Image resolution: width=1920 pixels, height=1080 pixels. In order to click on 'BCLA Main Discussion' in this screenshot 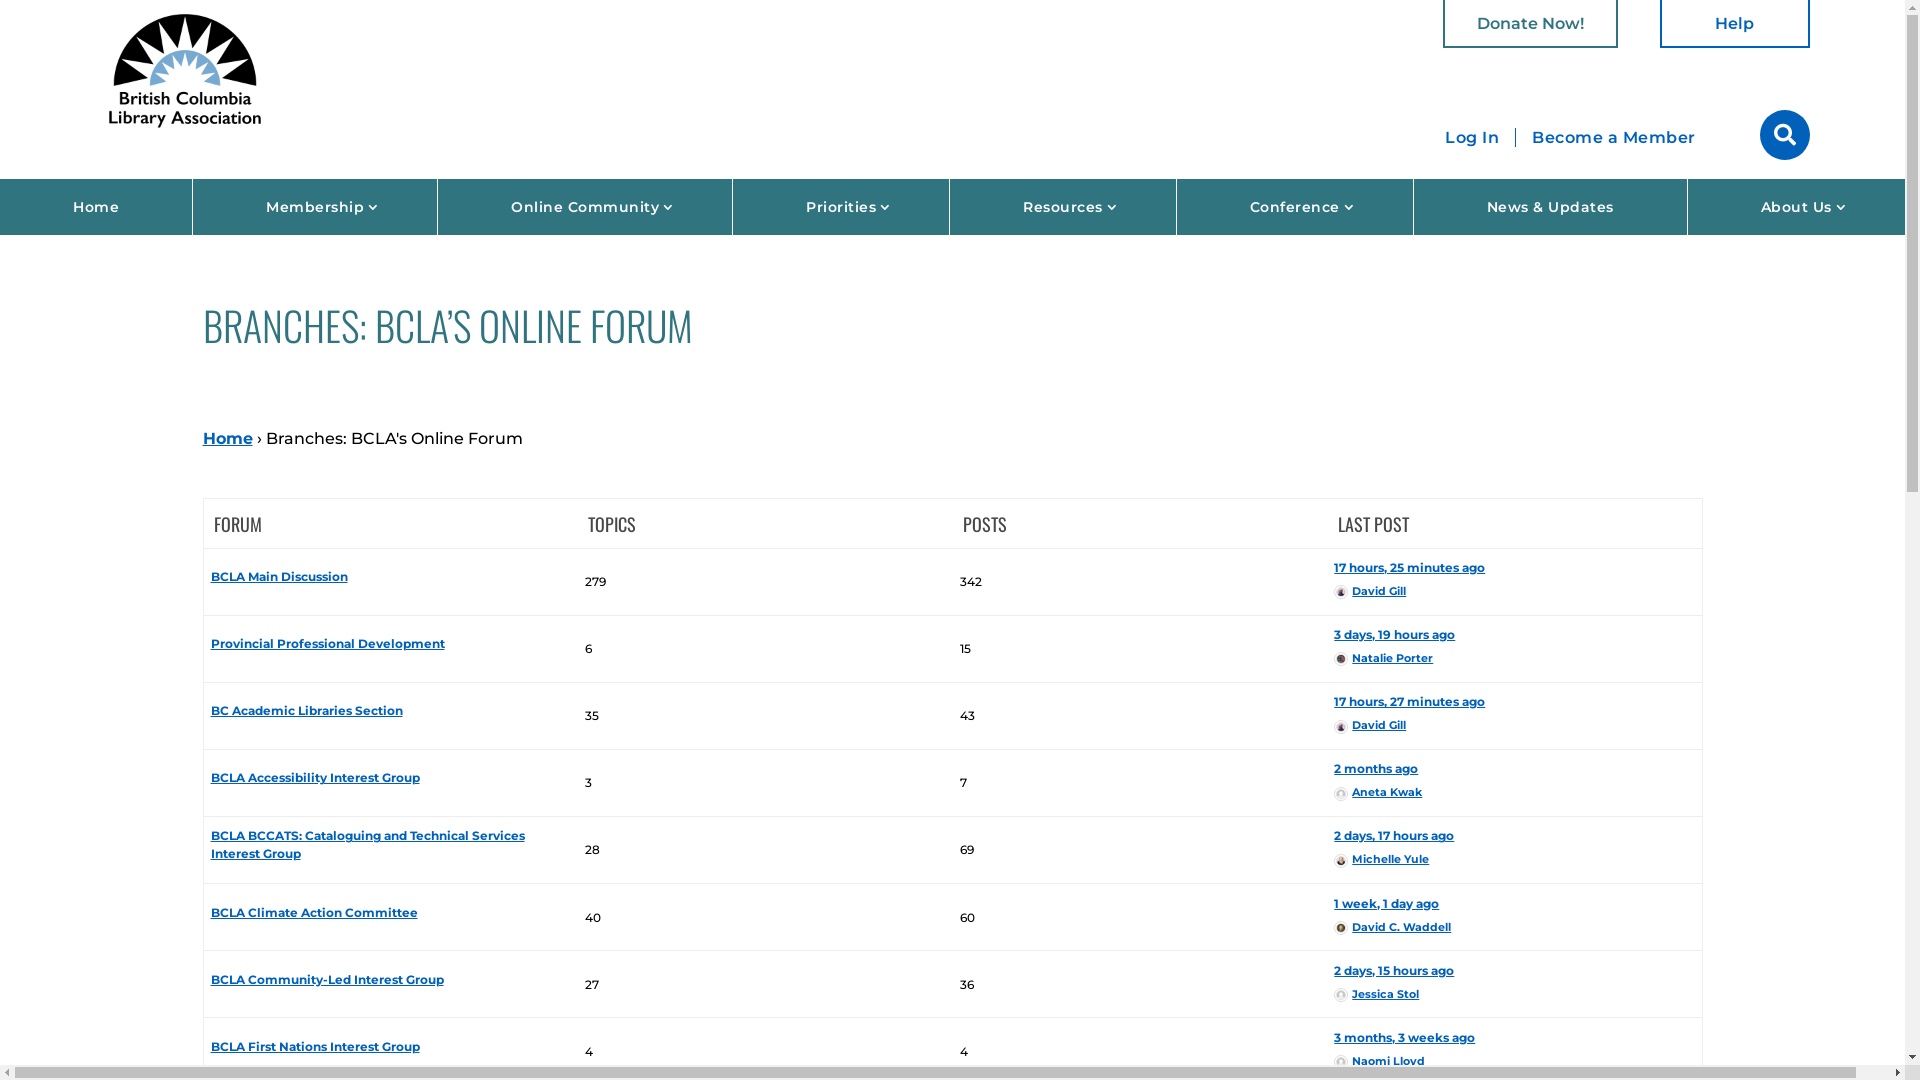, I will do `click(278, 576)`.